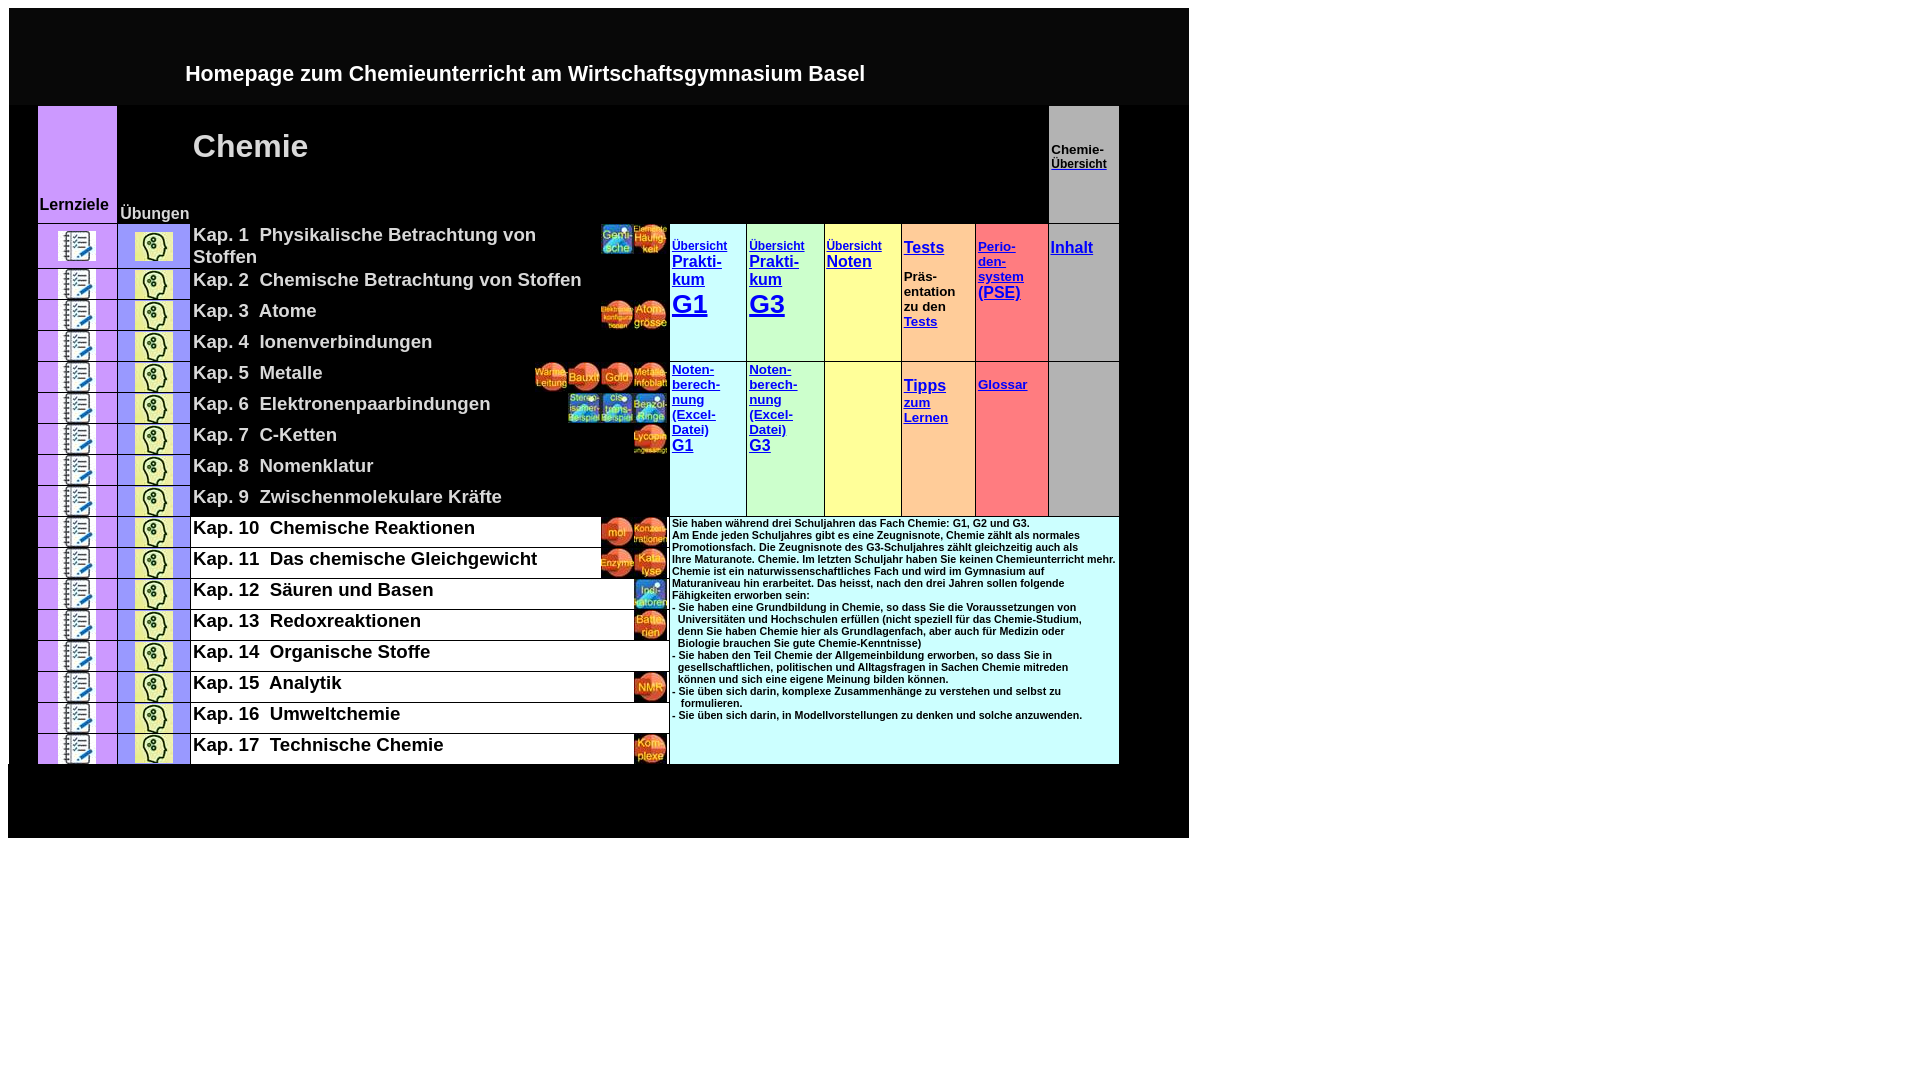 The height and width of the screenshot is (1080, 1920). Describe the element at coordinates (1070, 247) in the screenshot. I see `'Inhalt'` at that location.